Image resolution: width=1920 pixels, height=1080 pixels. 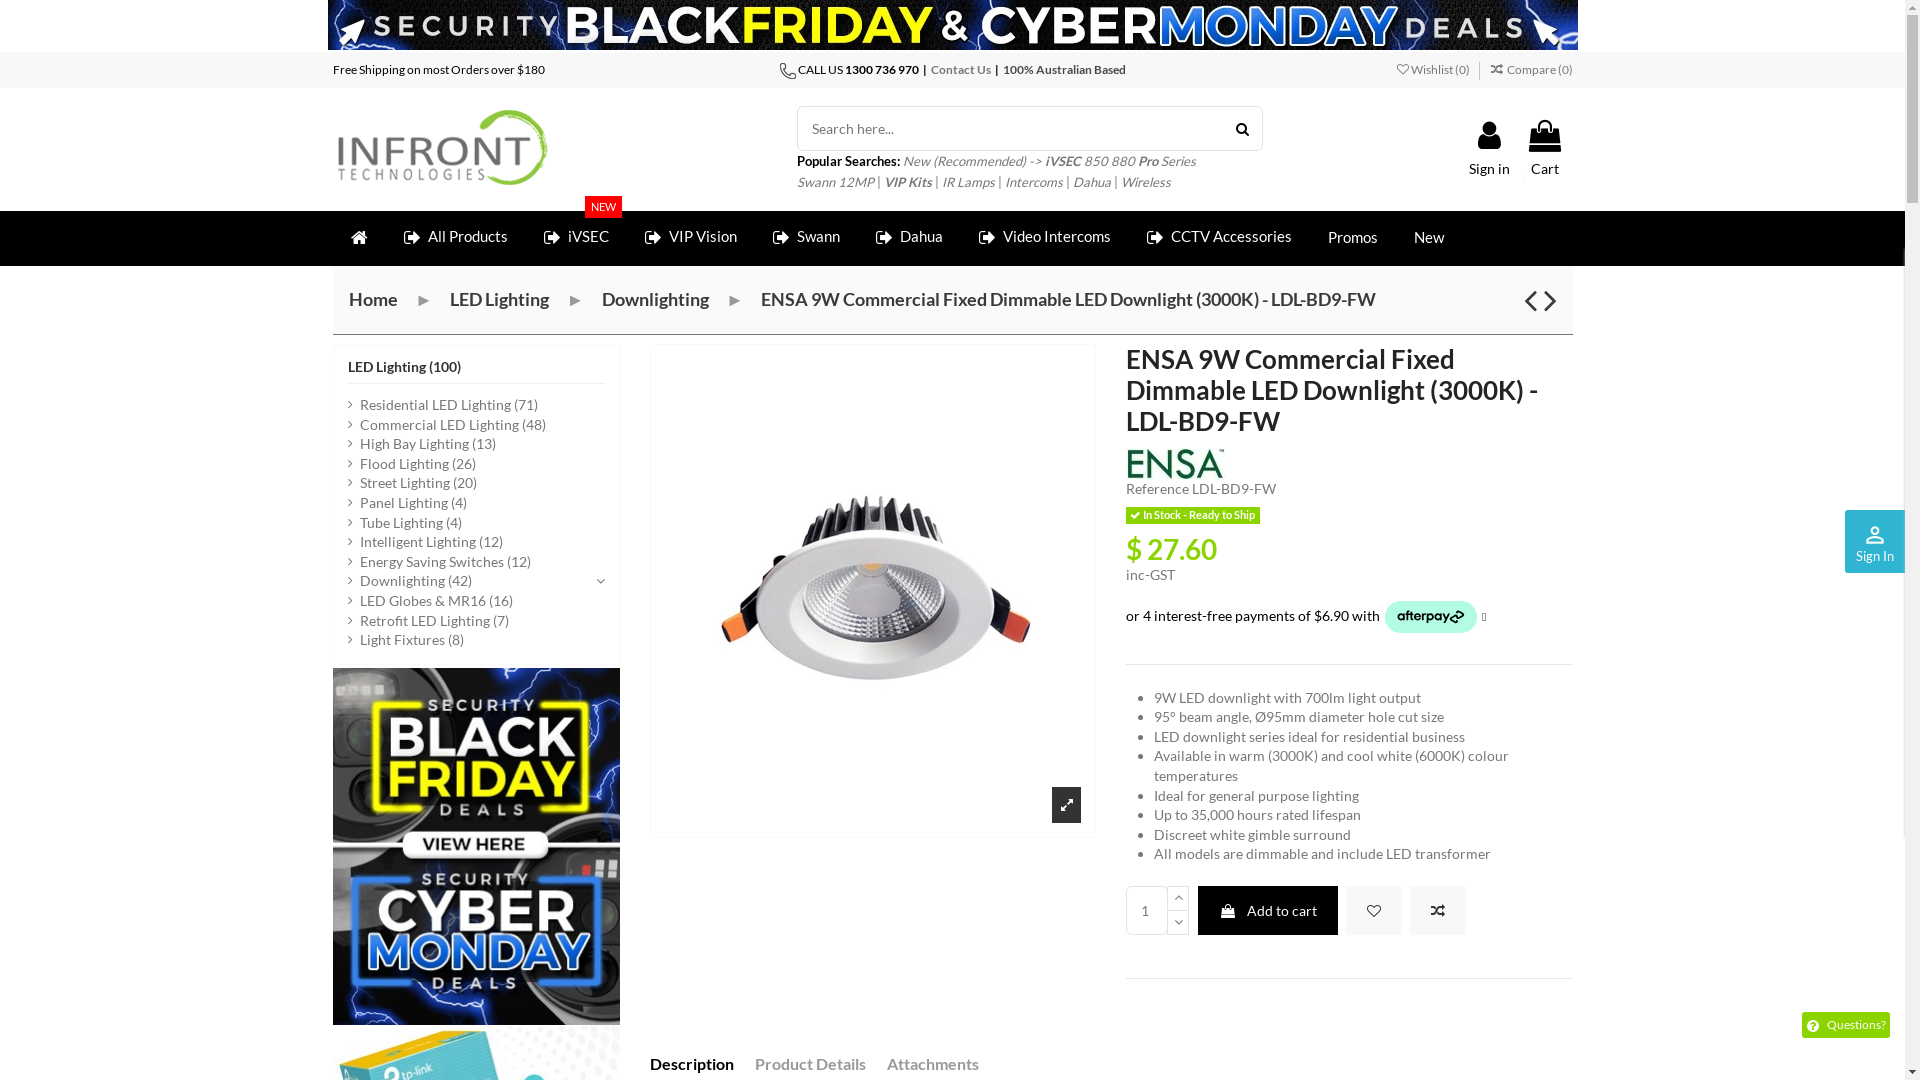 I want to click on 'VIP Vision', so click(x=690, y=237).